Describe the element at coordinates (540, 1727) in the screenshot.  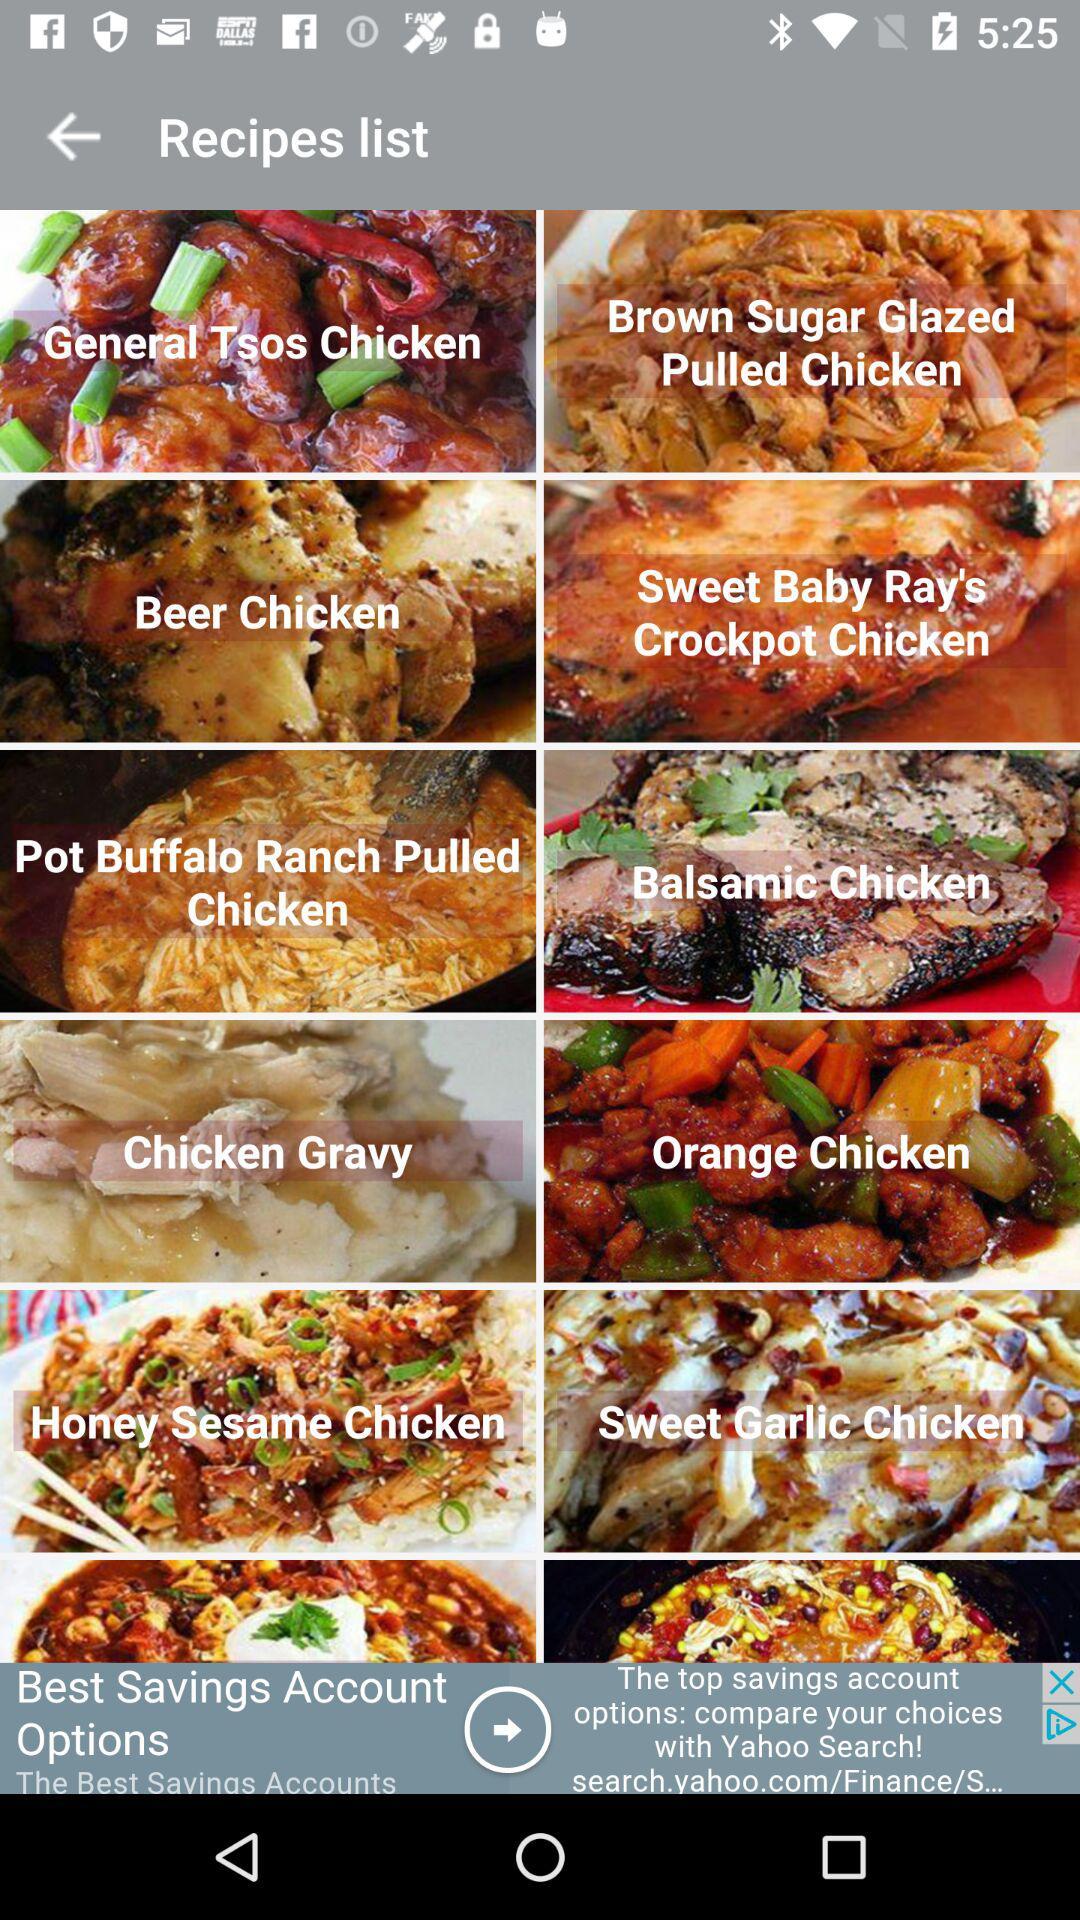
I see `advertising` at that location.